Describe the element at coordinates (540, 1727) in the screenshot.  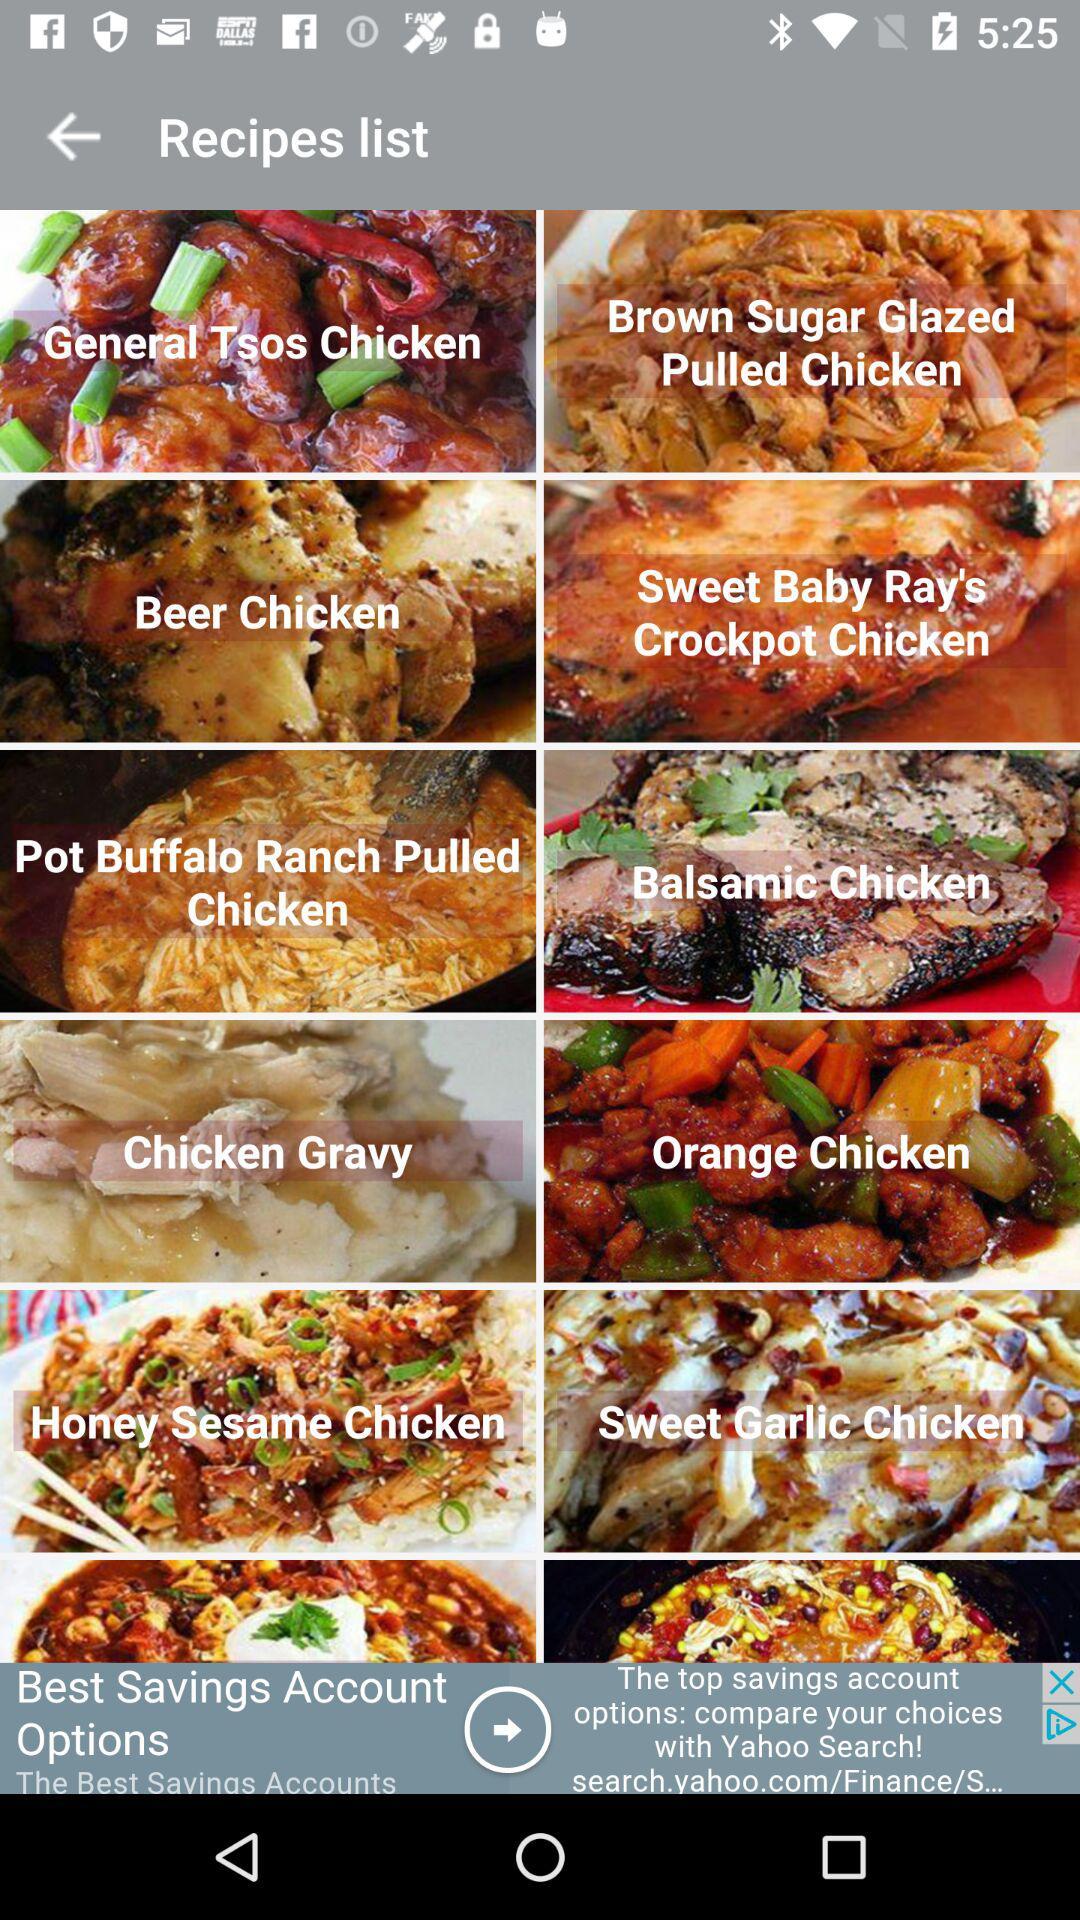
I see `advertising` at that location.